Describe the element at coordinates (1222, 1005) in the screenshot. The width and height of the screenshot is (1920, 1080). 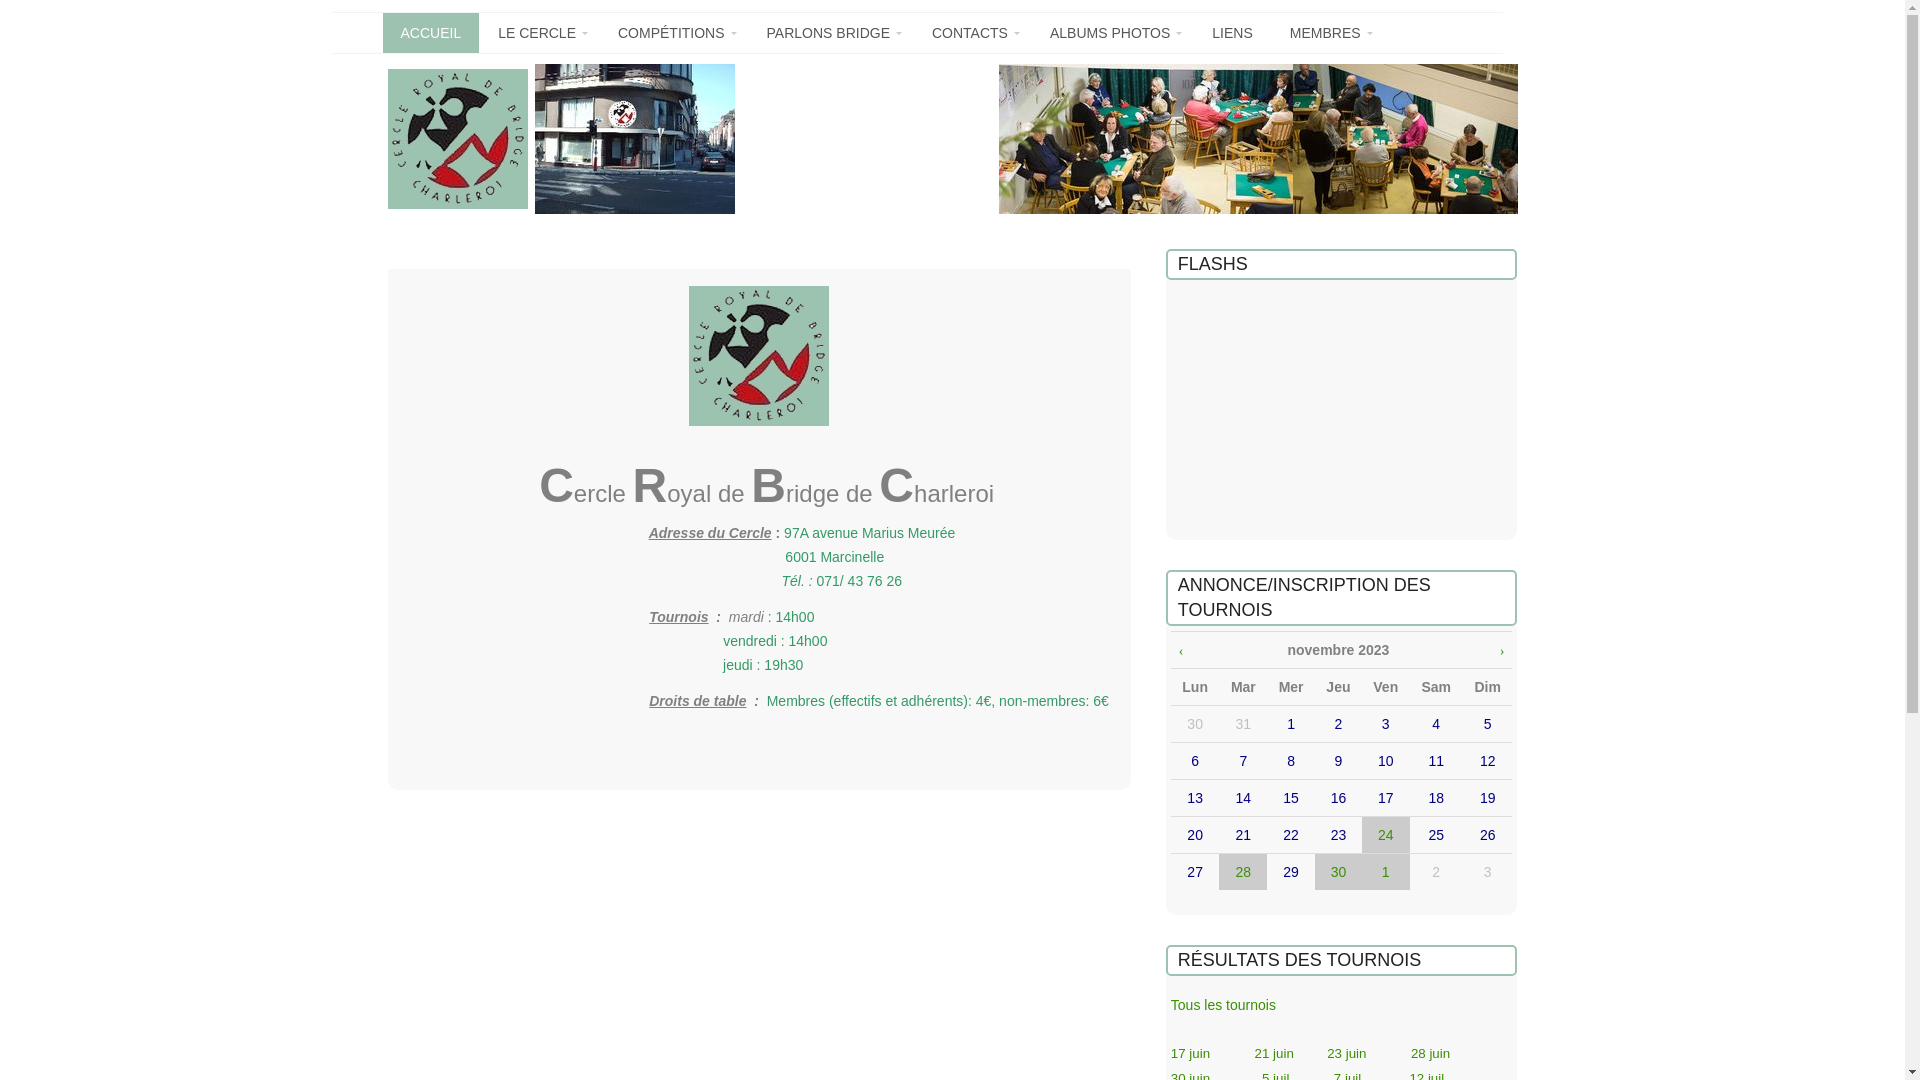
I see `'Tous les tournois'` at that location.